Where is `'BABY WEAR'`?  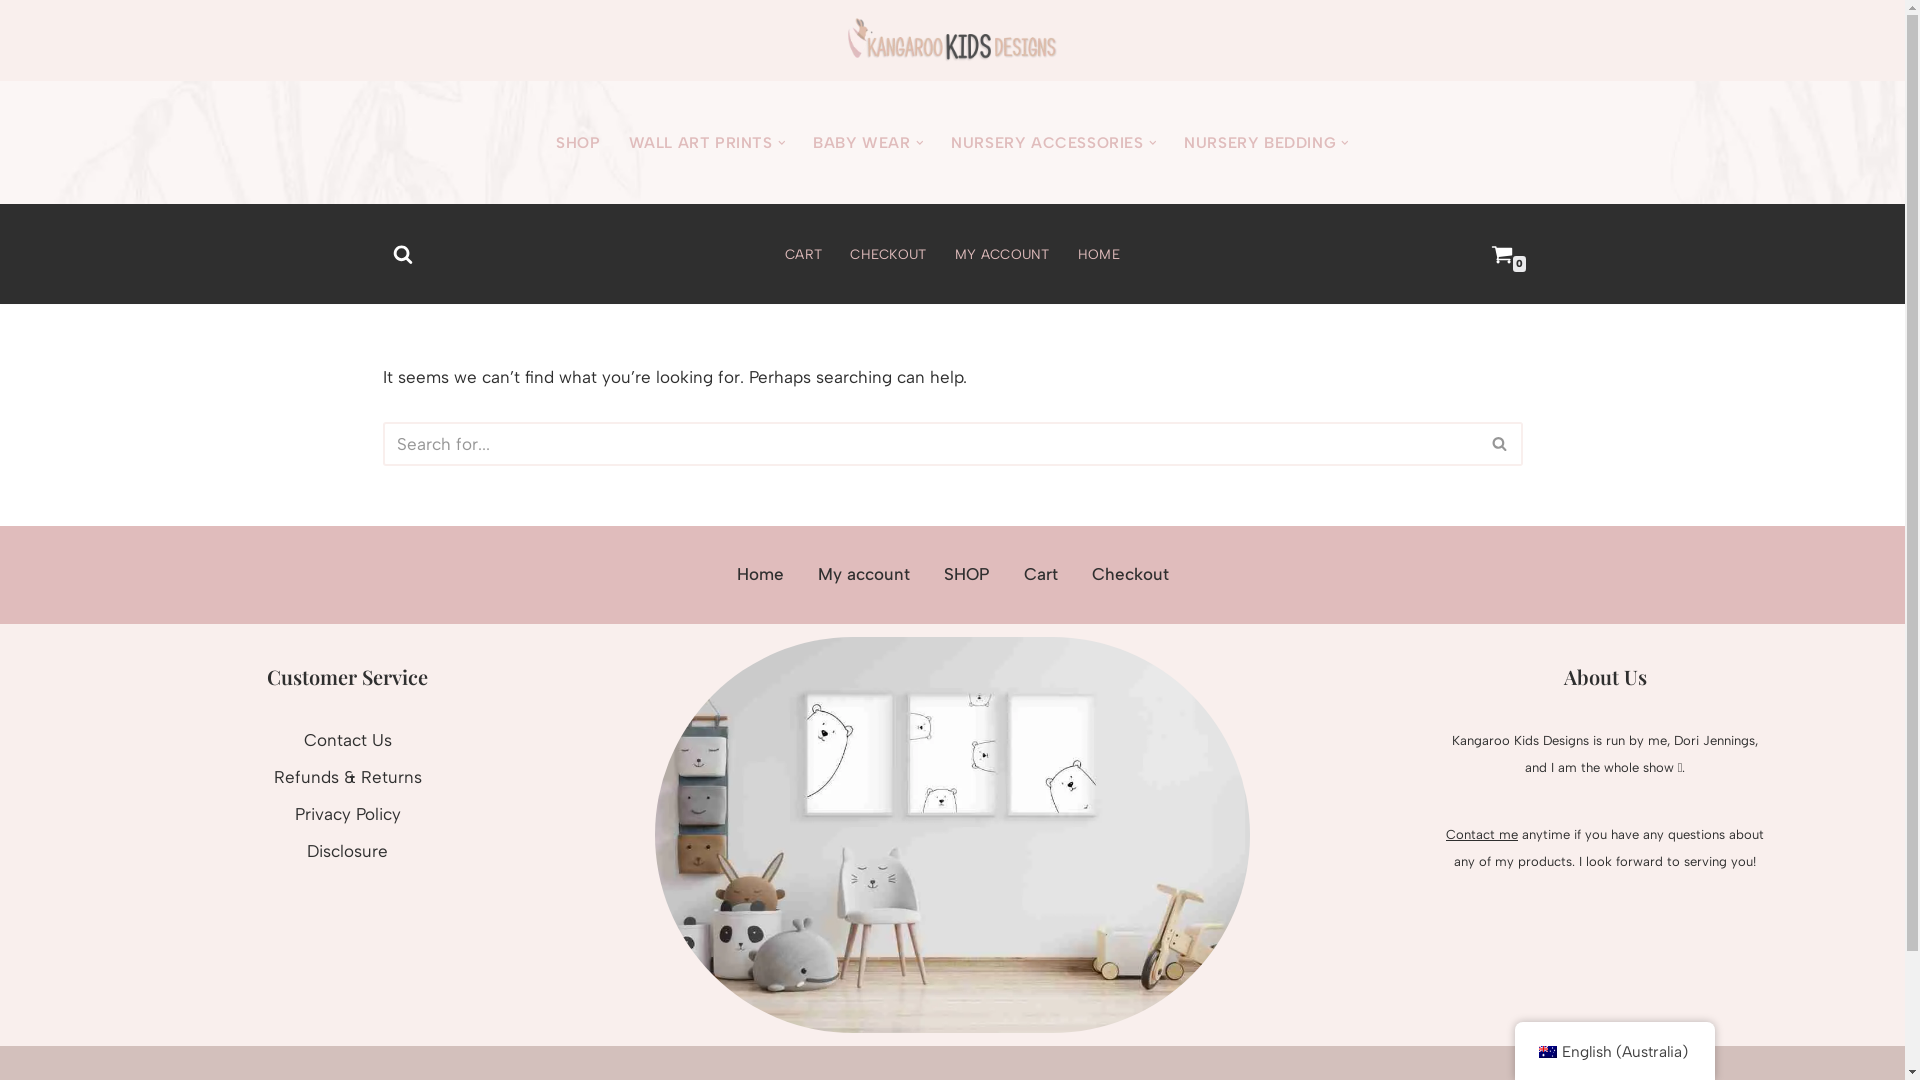 'BABY WEAR' is located at coordinates (861, 141).